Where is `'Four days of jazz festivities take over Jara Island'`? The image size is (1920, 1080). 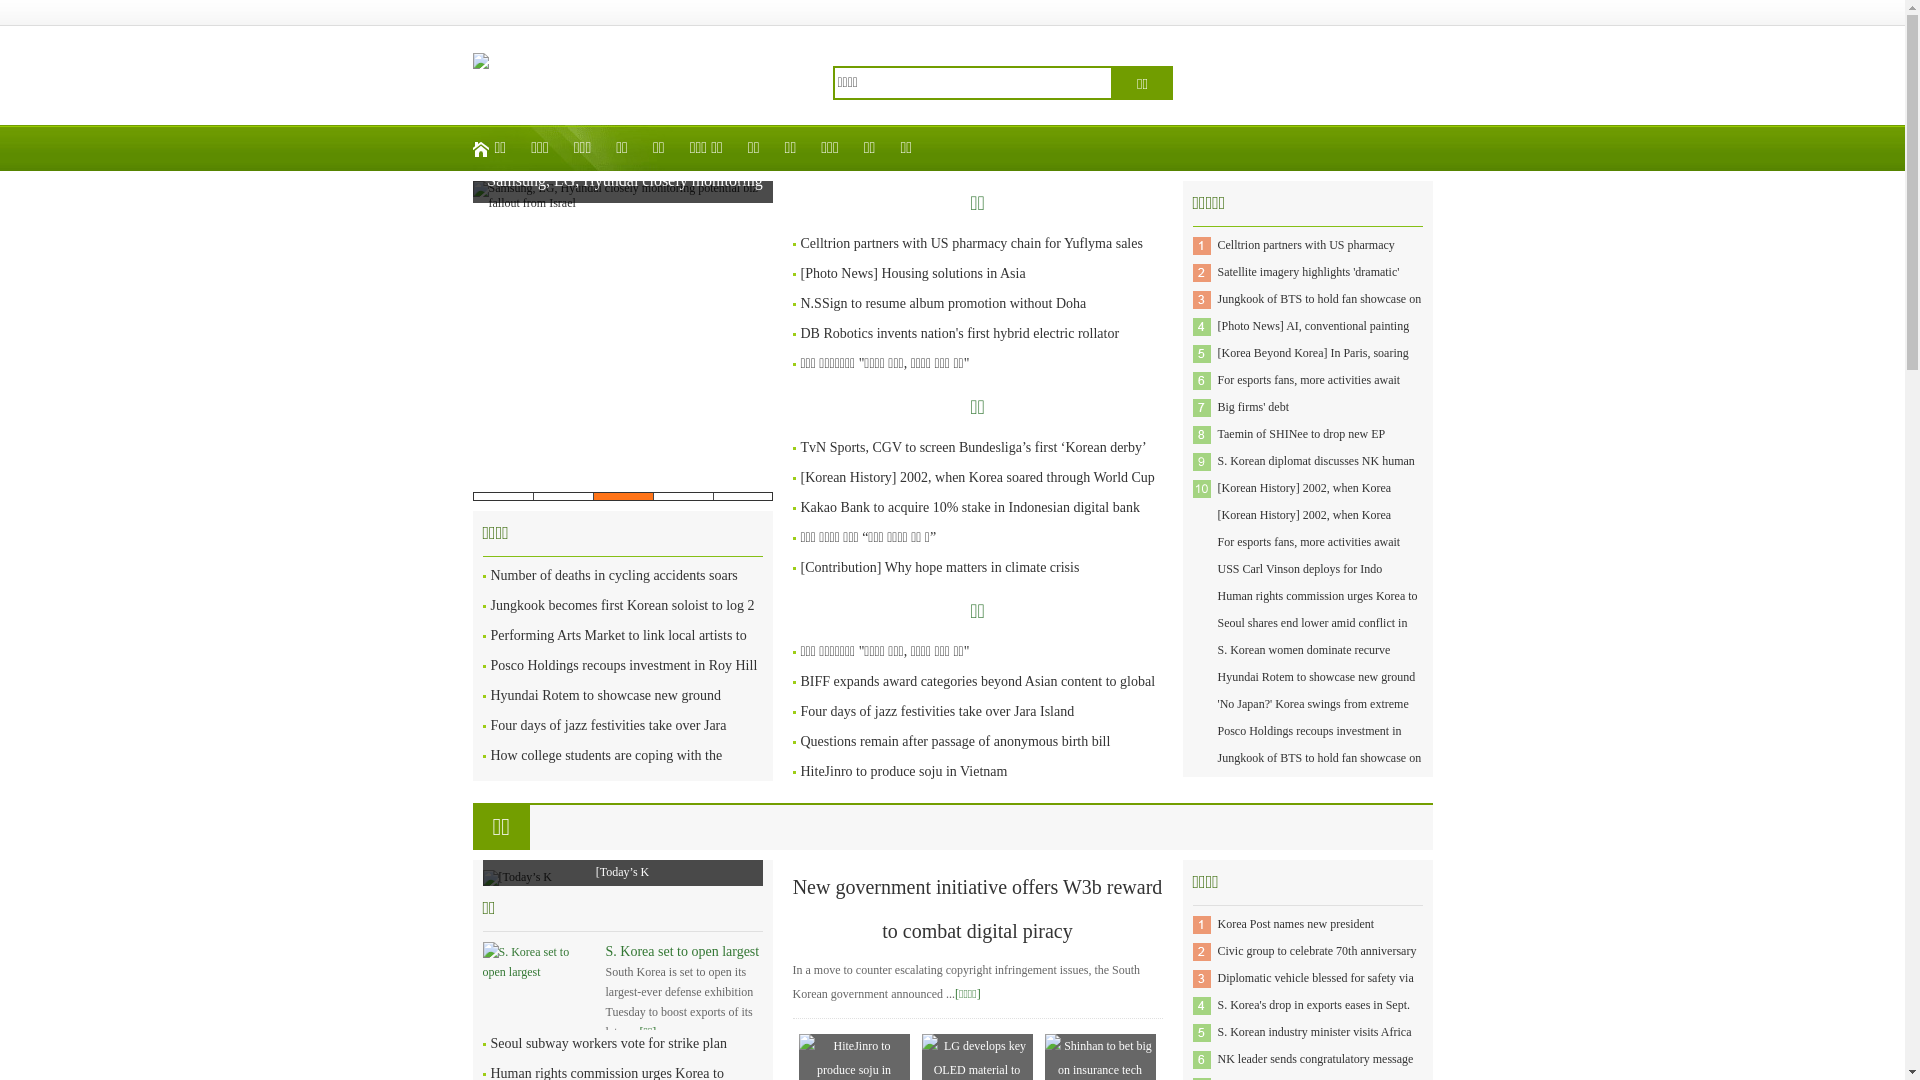
'Four days of jazz festivities take over Jara Island' is located at coordinates (800, 710).